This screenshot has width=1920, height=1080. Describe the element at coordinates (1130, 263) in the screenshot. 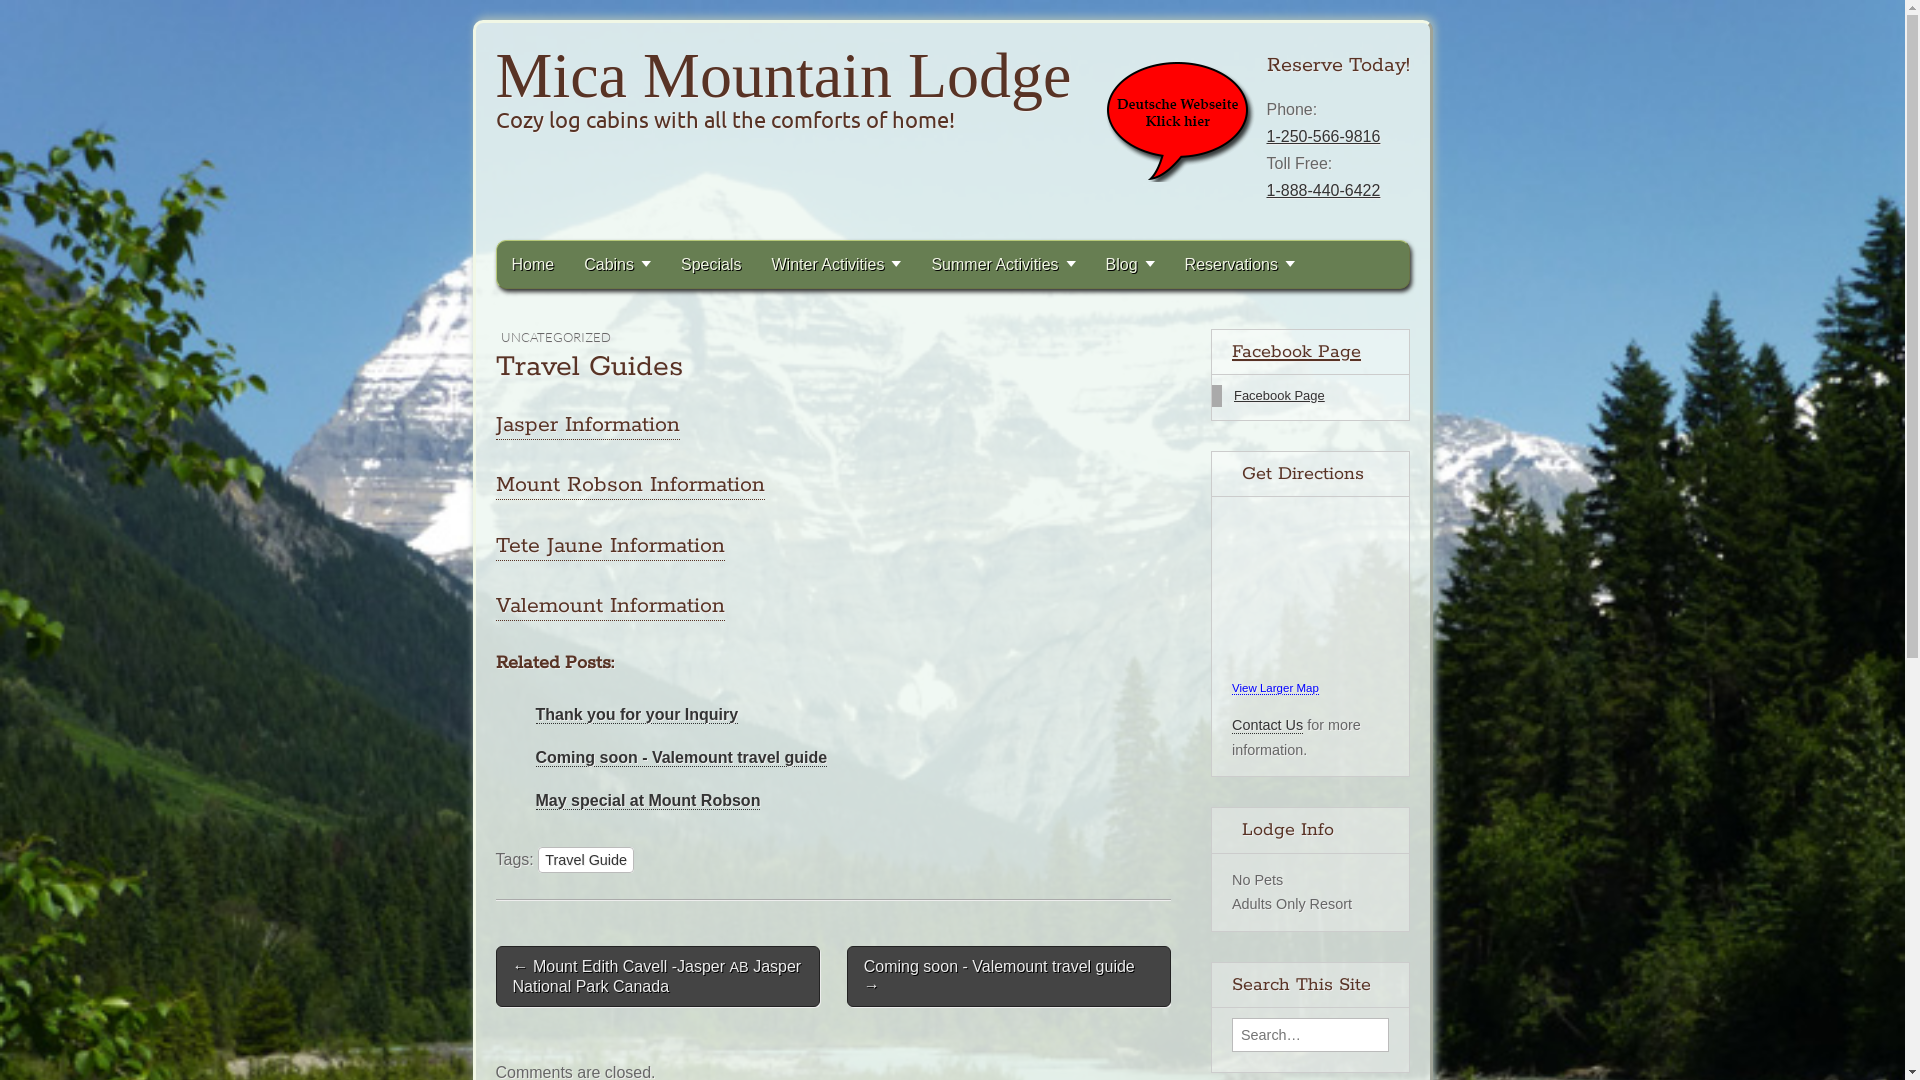

I see `'Blog'` at that location.